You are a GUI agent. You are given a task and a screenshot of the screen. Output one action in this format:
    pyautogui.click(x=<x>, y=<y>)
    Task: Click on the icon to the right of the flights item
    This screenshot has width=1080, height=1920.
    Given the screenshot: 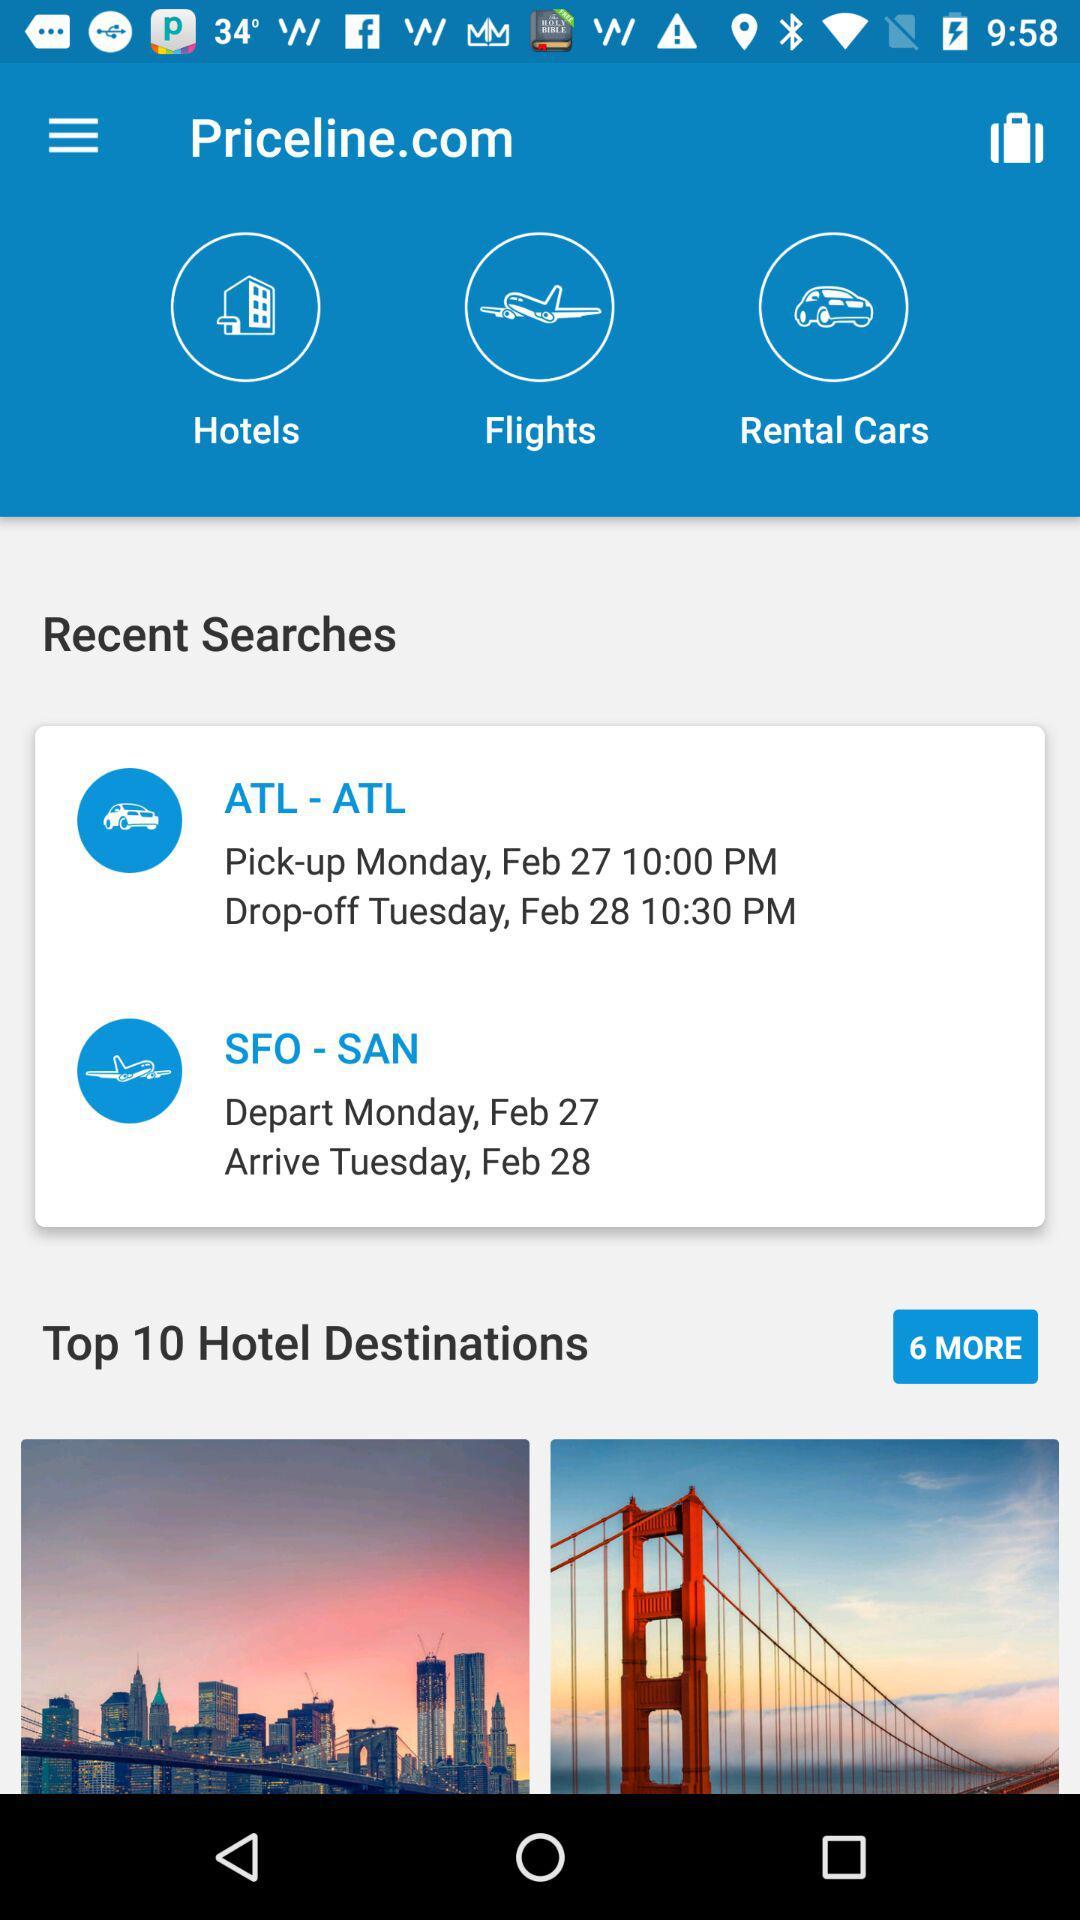 What is the action you would take?
    pyautogui.click(x=833, y=342)
    